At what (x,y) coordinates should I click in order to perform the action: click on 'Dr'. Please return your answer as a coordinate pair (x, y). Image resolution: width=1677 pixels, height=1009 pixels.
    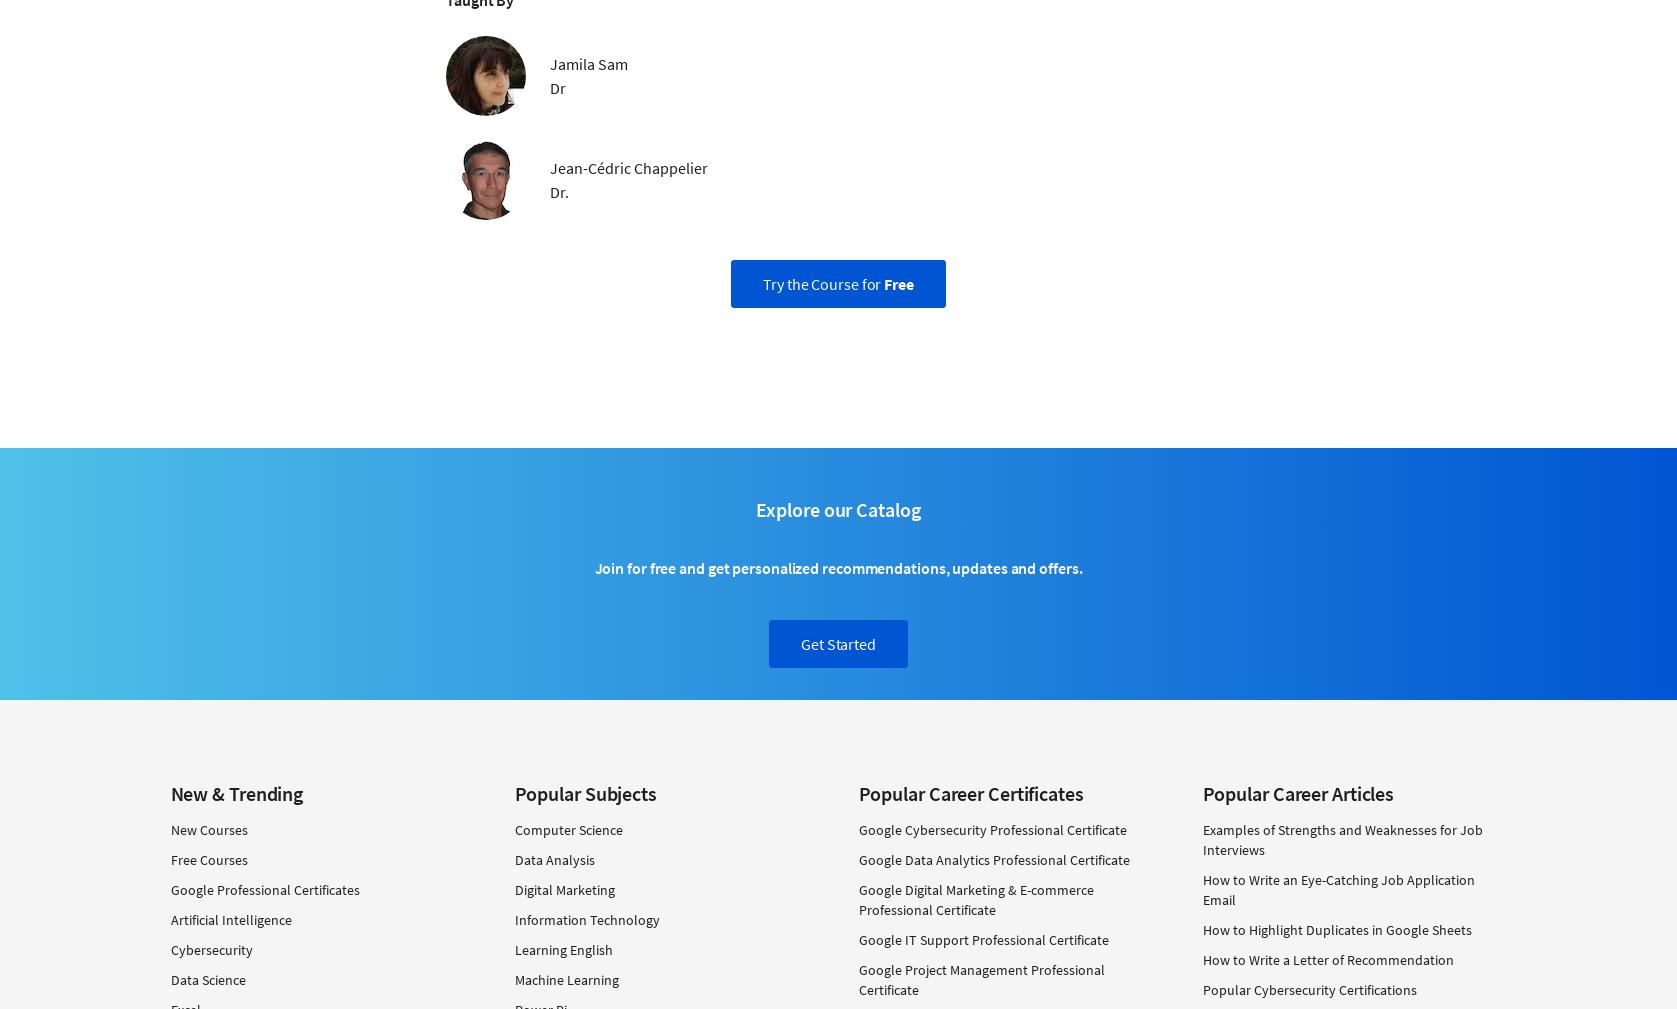
    Looking at the image, I should click on (556, 85).